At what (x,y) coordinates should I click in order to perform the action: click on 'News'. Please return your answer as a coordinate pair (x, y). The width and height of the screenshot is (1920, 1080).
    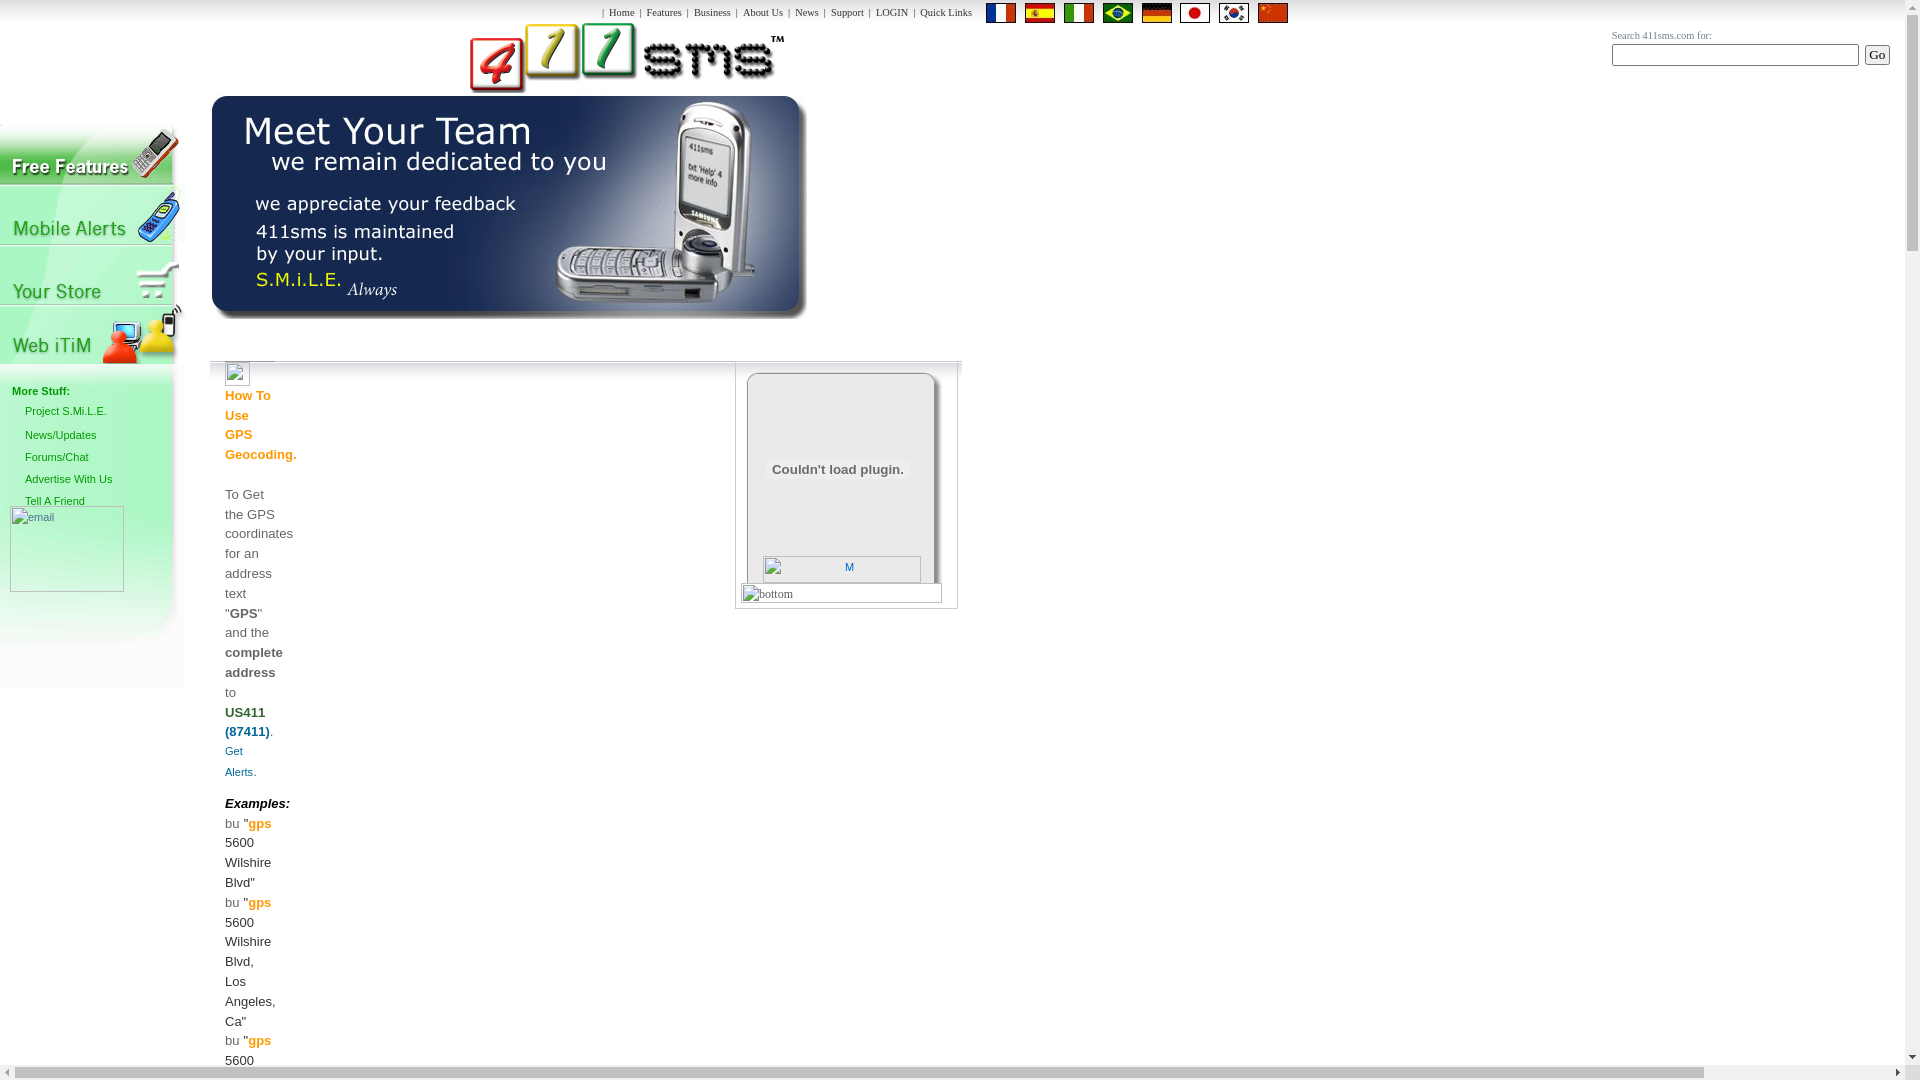
    Looking at the image, I should click on (806, 11).